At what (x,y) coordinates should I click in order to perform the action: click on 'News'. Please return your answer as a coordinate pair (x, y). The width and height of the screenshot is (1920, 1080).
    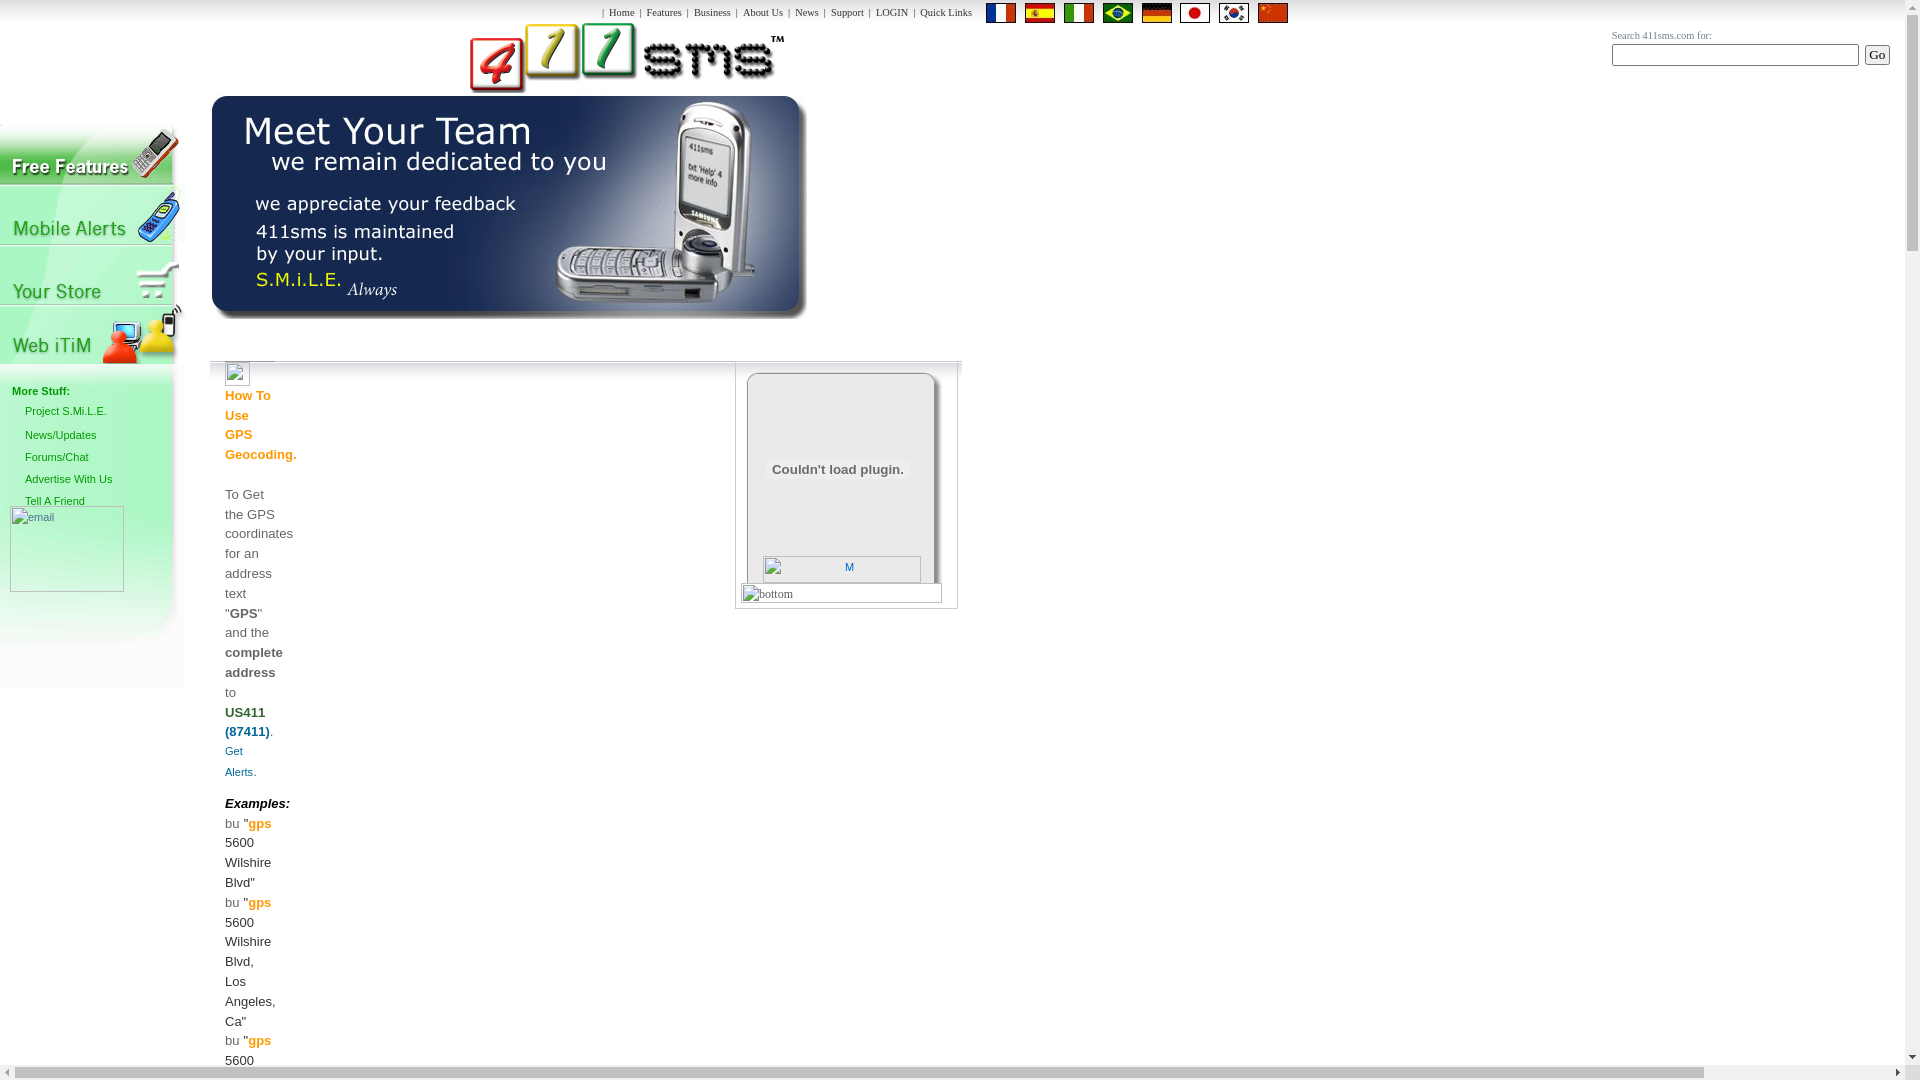
    Looking at the image, I should click on (806, 11).